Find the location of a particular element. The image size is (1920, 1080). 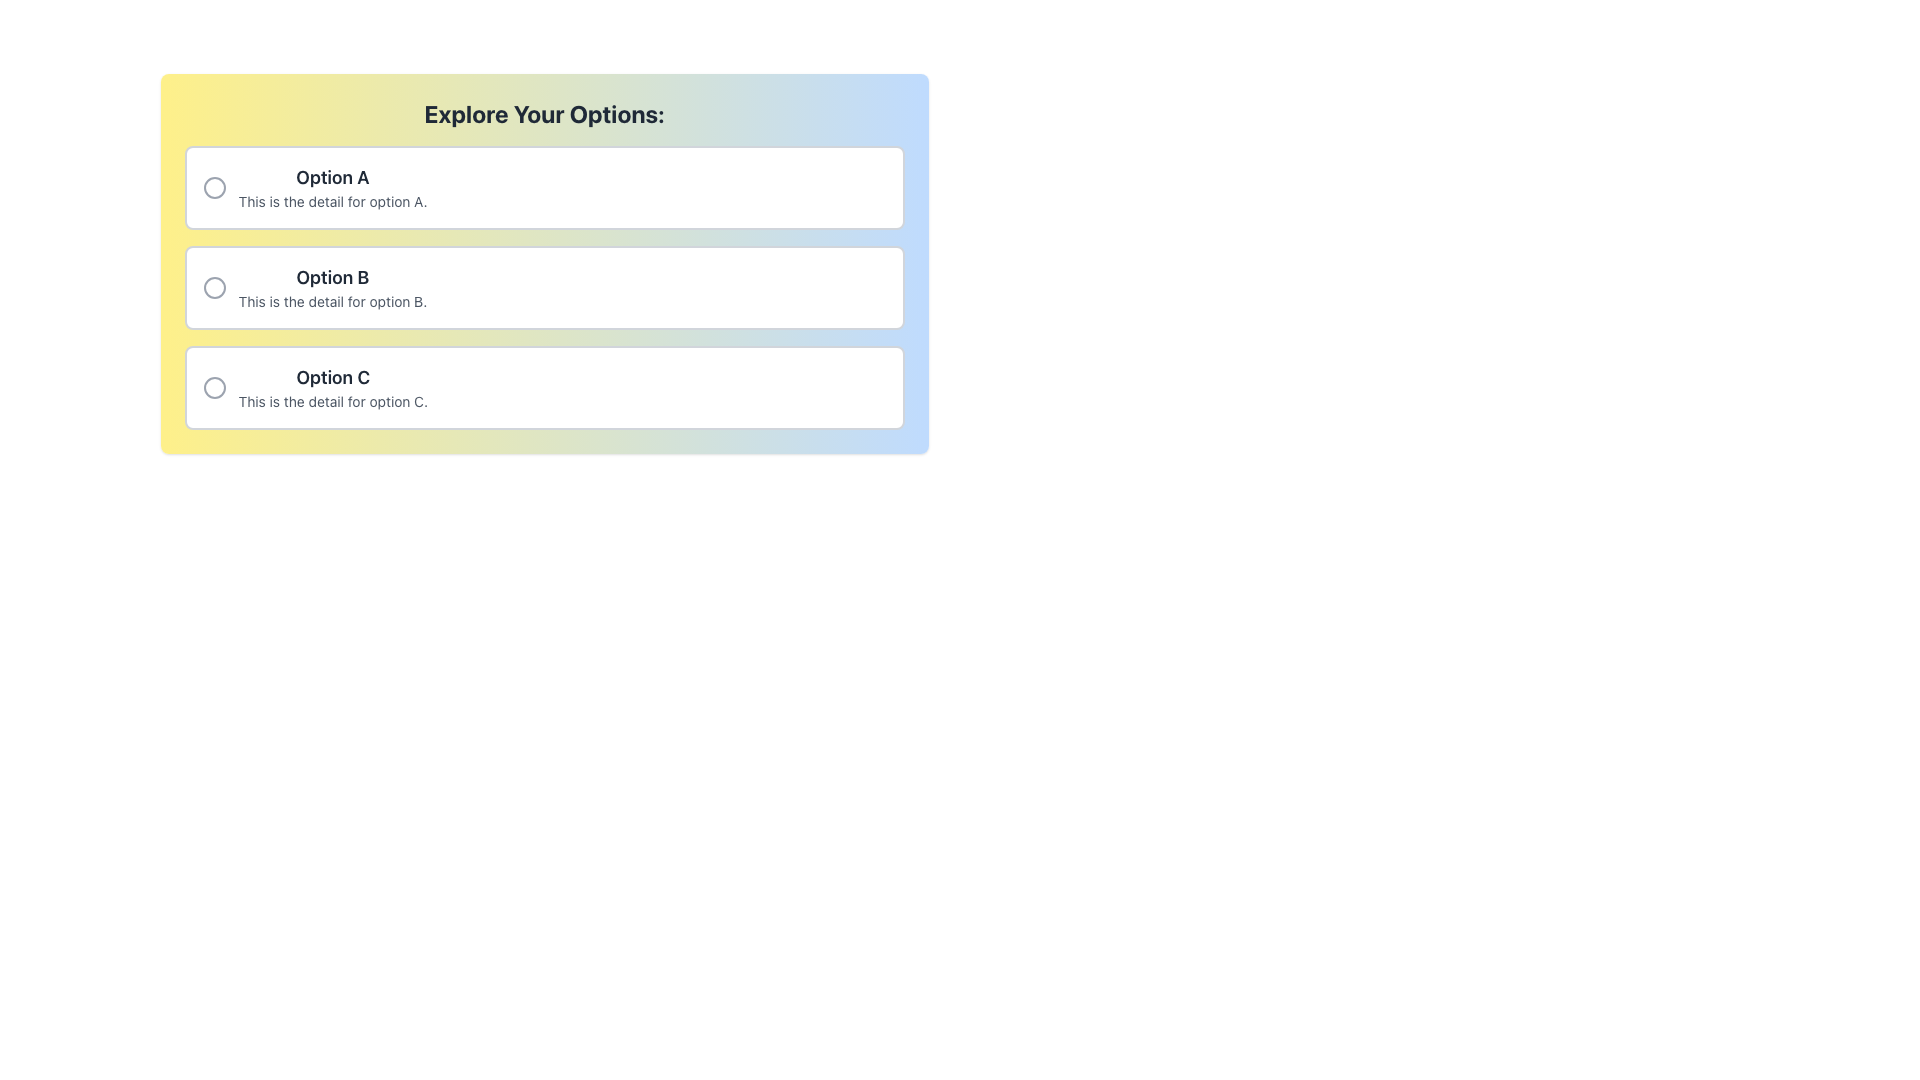

the third radio button indicator rendered as an SVG circle is located at coordinates (214, 388).